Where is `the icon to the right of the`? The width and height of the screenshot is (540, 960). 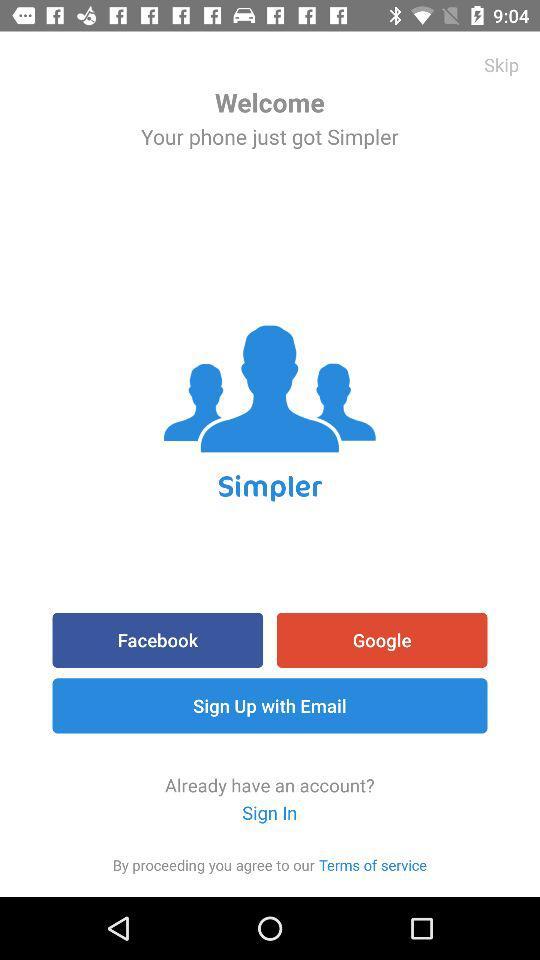 the icon to the right of the is located at coordinates (373, 863).